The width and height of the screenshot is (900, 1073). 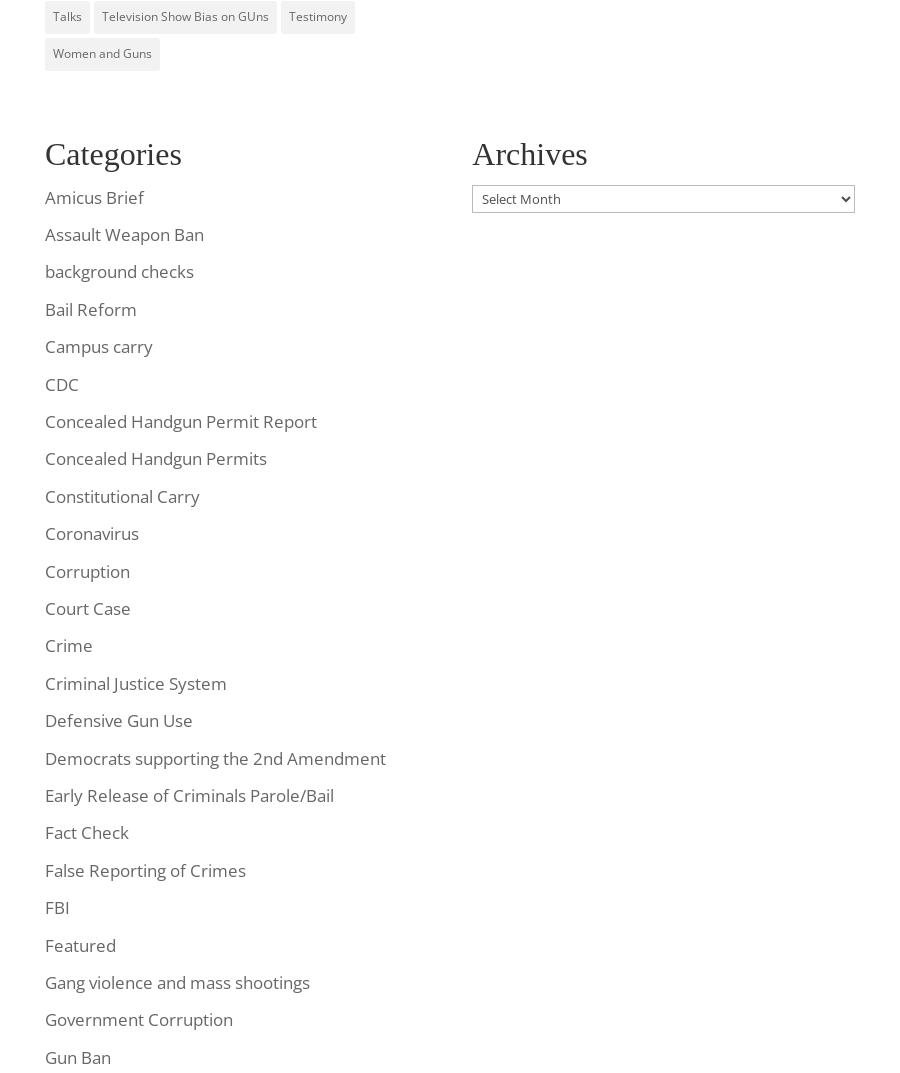 I want to click on 'Talks', so click(x=66, y=14).